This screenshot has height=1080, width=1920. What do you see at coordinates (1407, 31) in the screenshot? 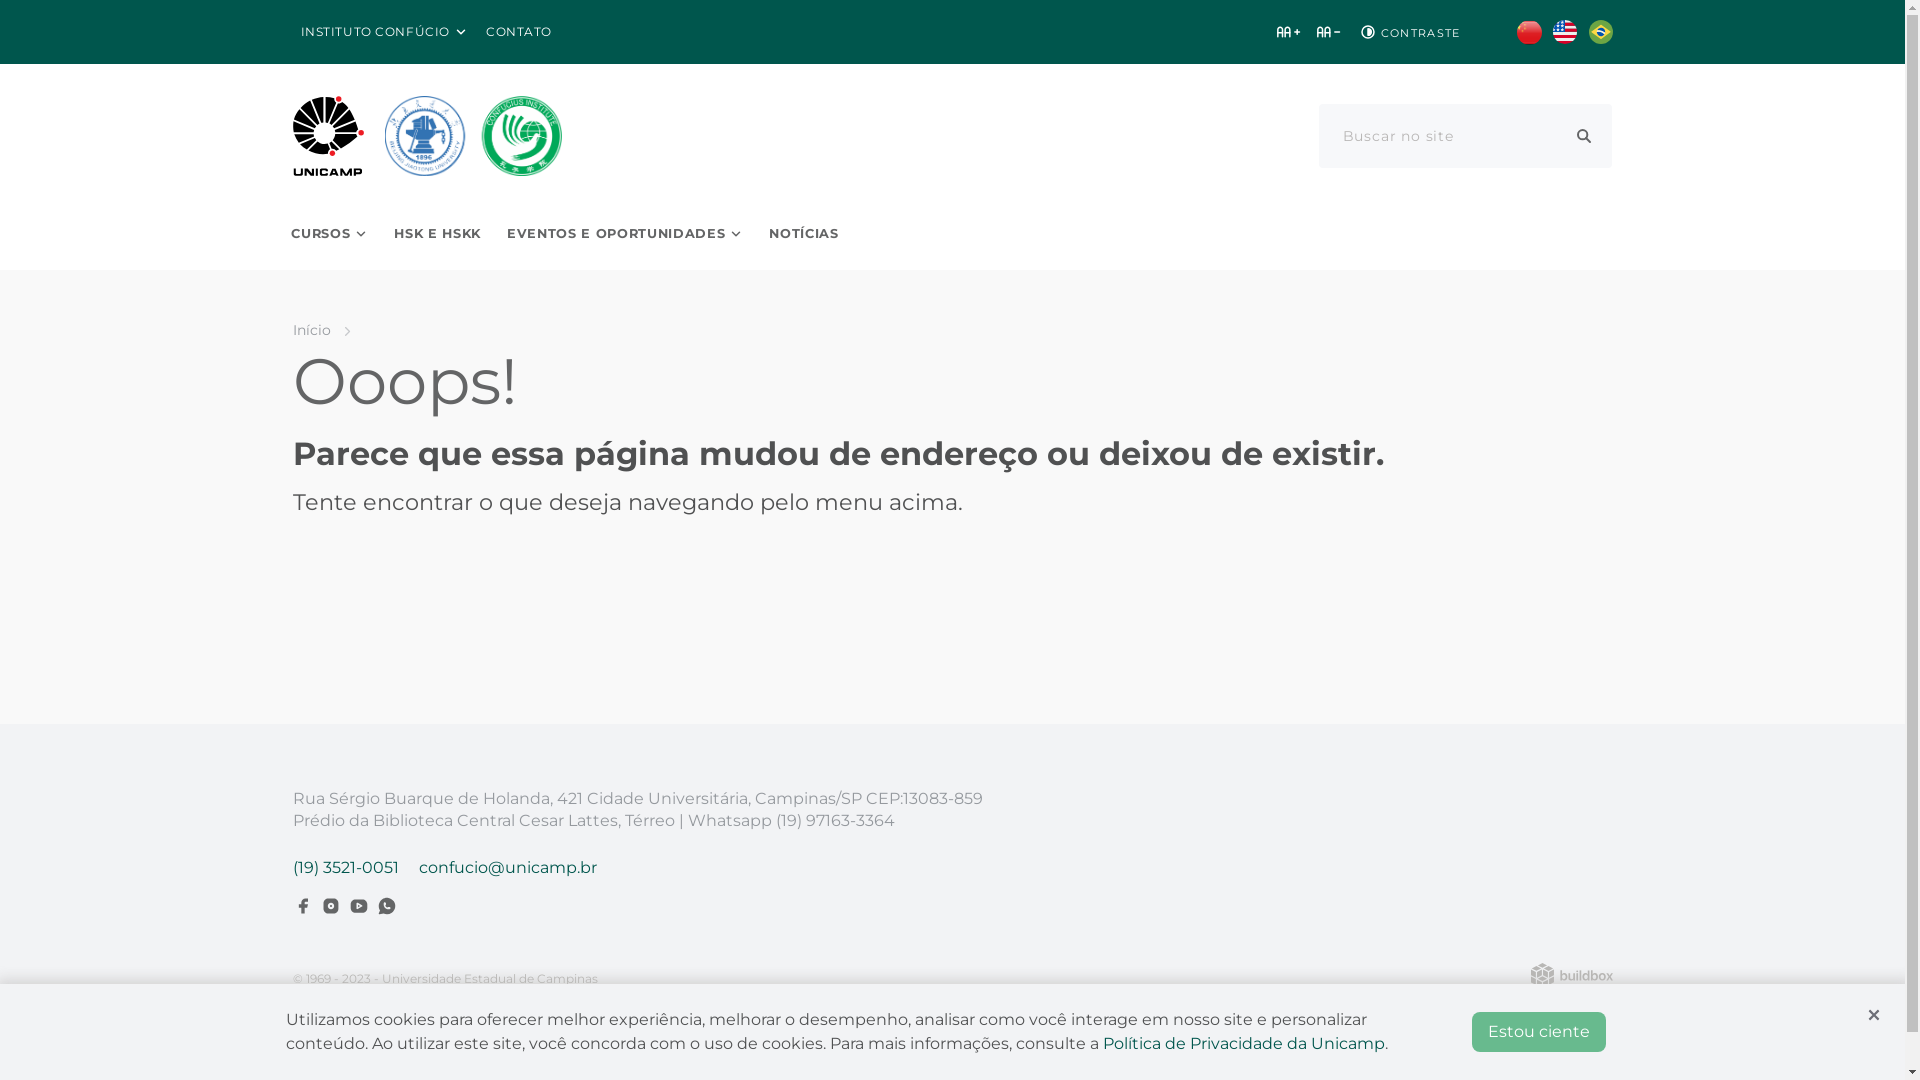
I see `'CONTRASTE'` at bounding box center [1407, 31].